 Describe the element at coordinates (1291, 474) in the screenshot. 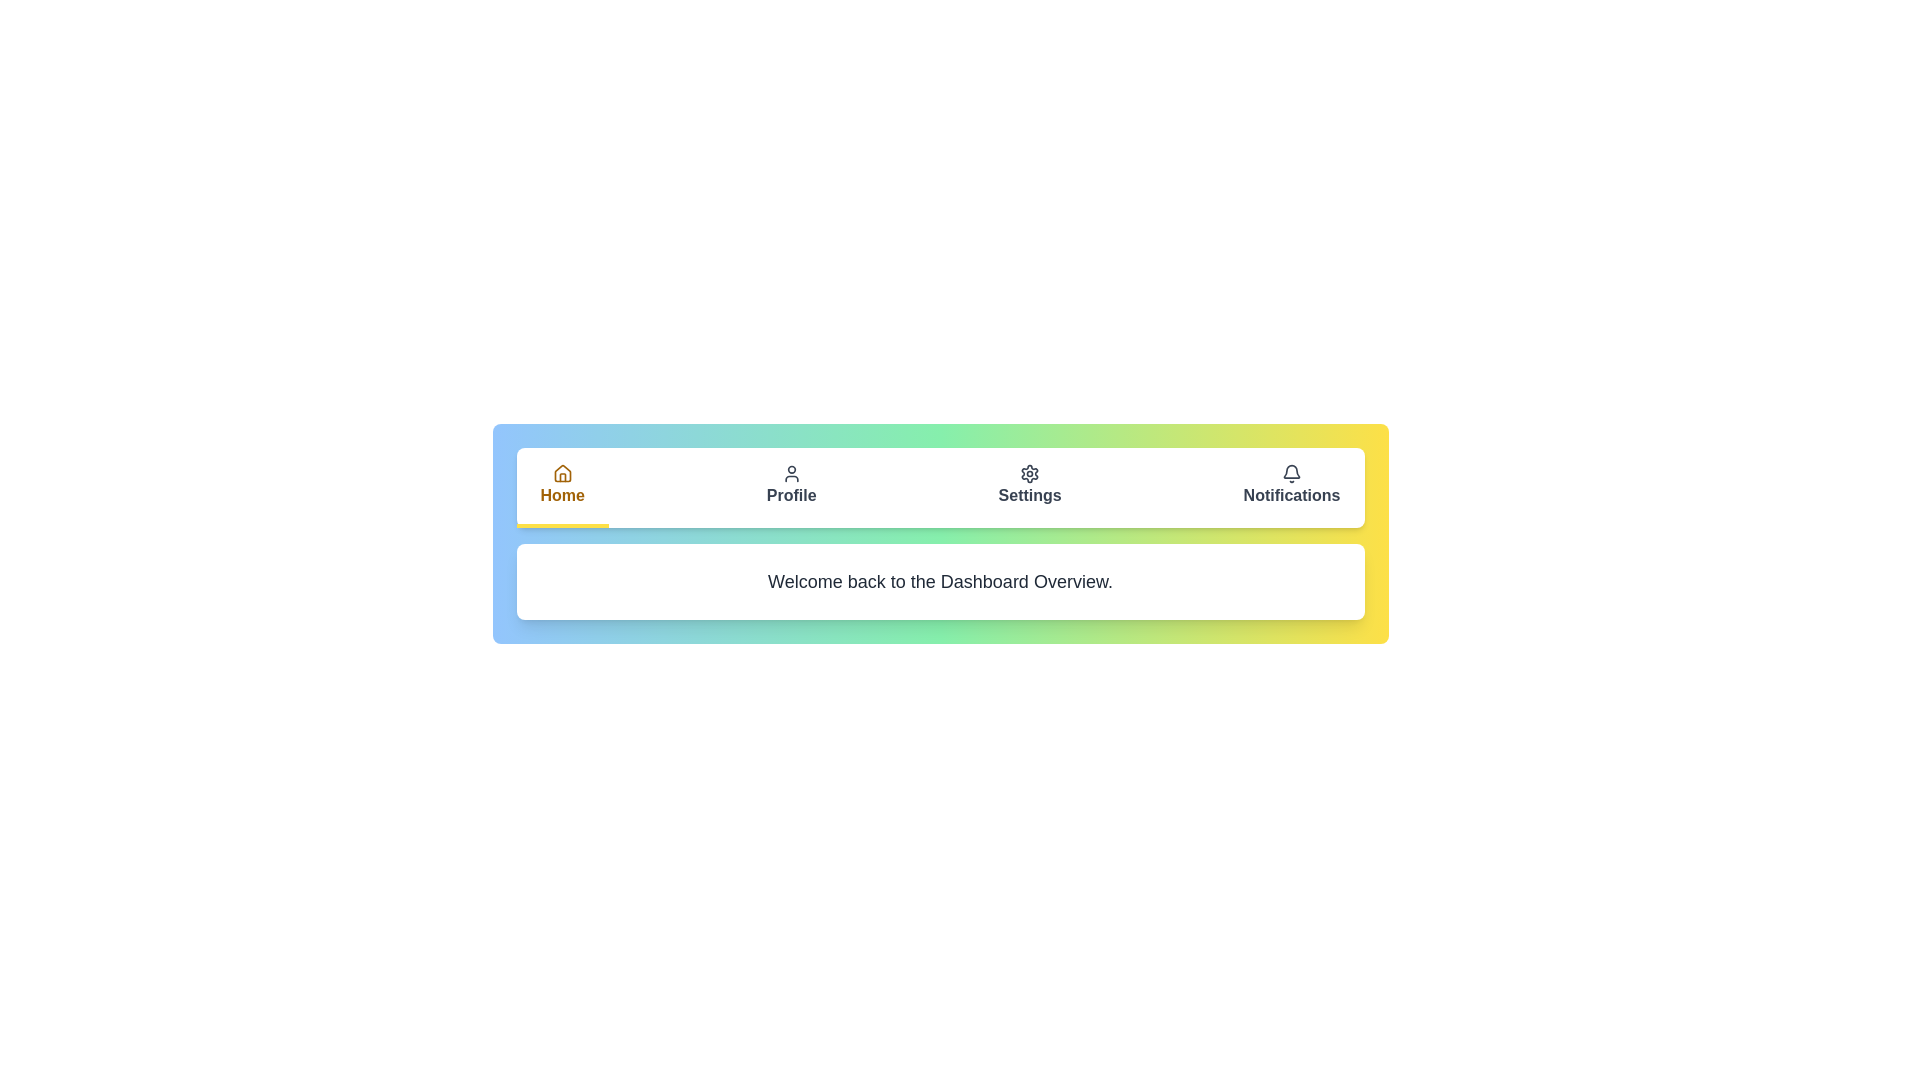

I see `the notifications icon located at the rightmost position of the top navigation bar, which signifies alerts or updates for the user` at that location.